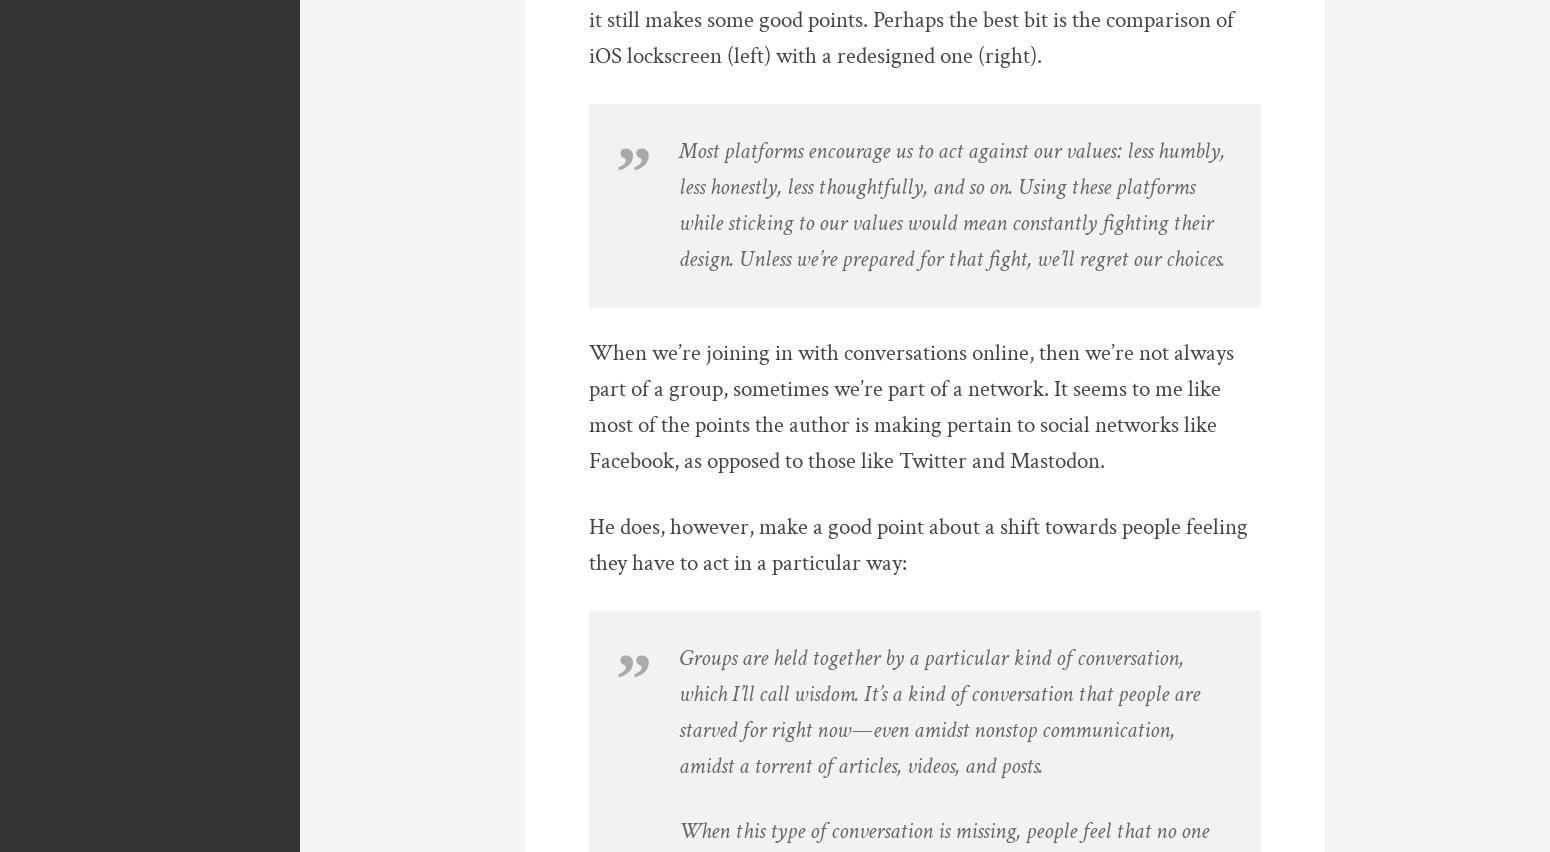 This screenshot has height=852, width=1550. I want to click on 'wisdom', so click(823, 693).